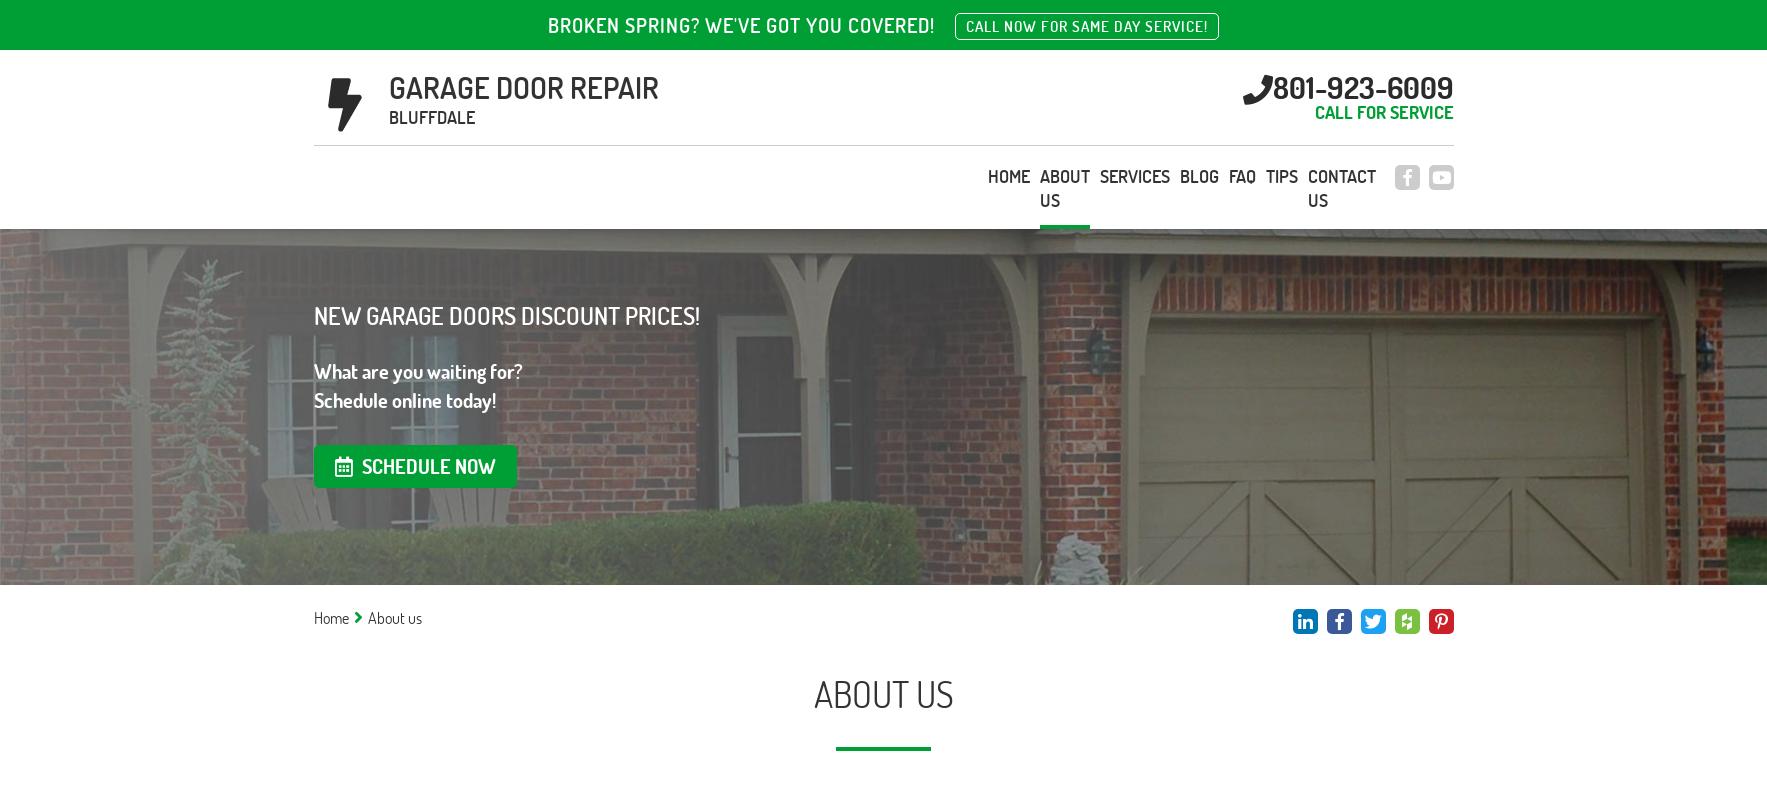 This screenshot has width=1767, height=787. What do you see at coordinates (388, 116) in the screenshot?
I see `'BLUFFDALE'` at bounding box center [388, 116].